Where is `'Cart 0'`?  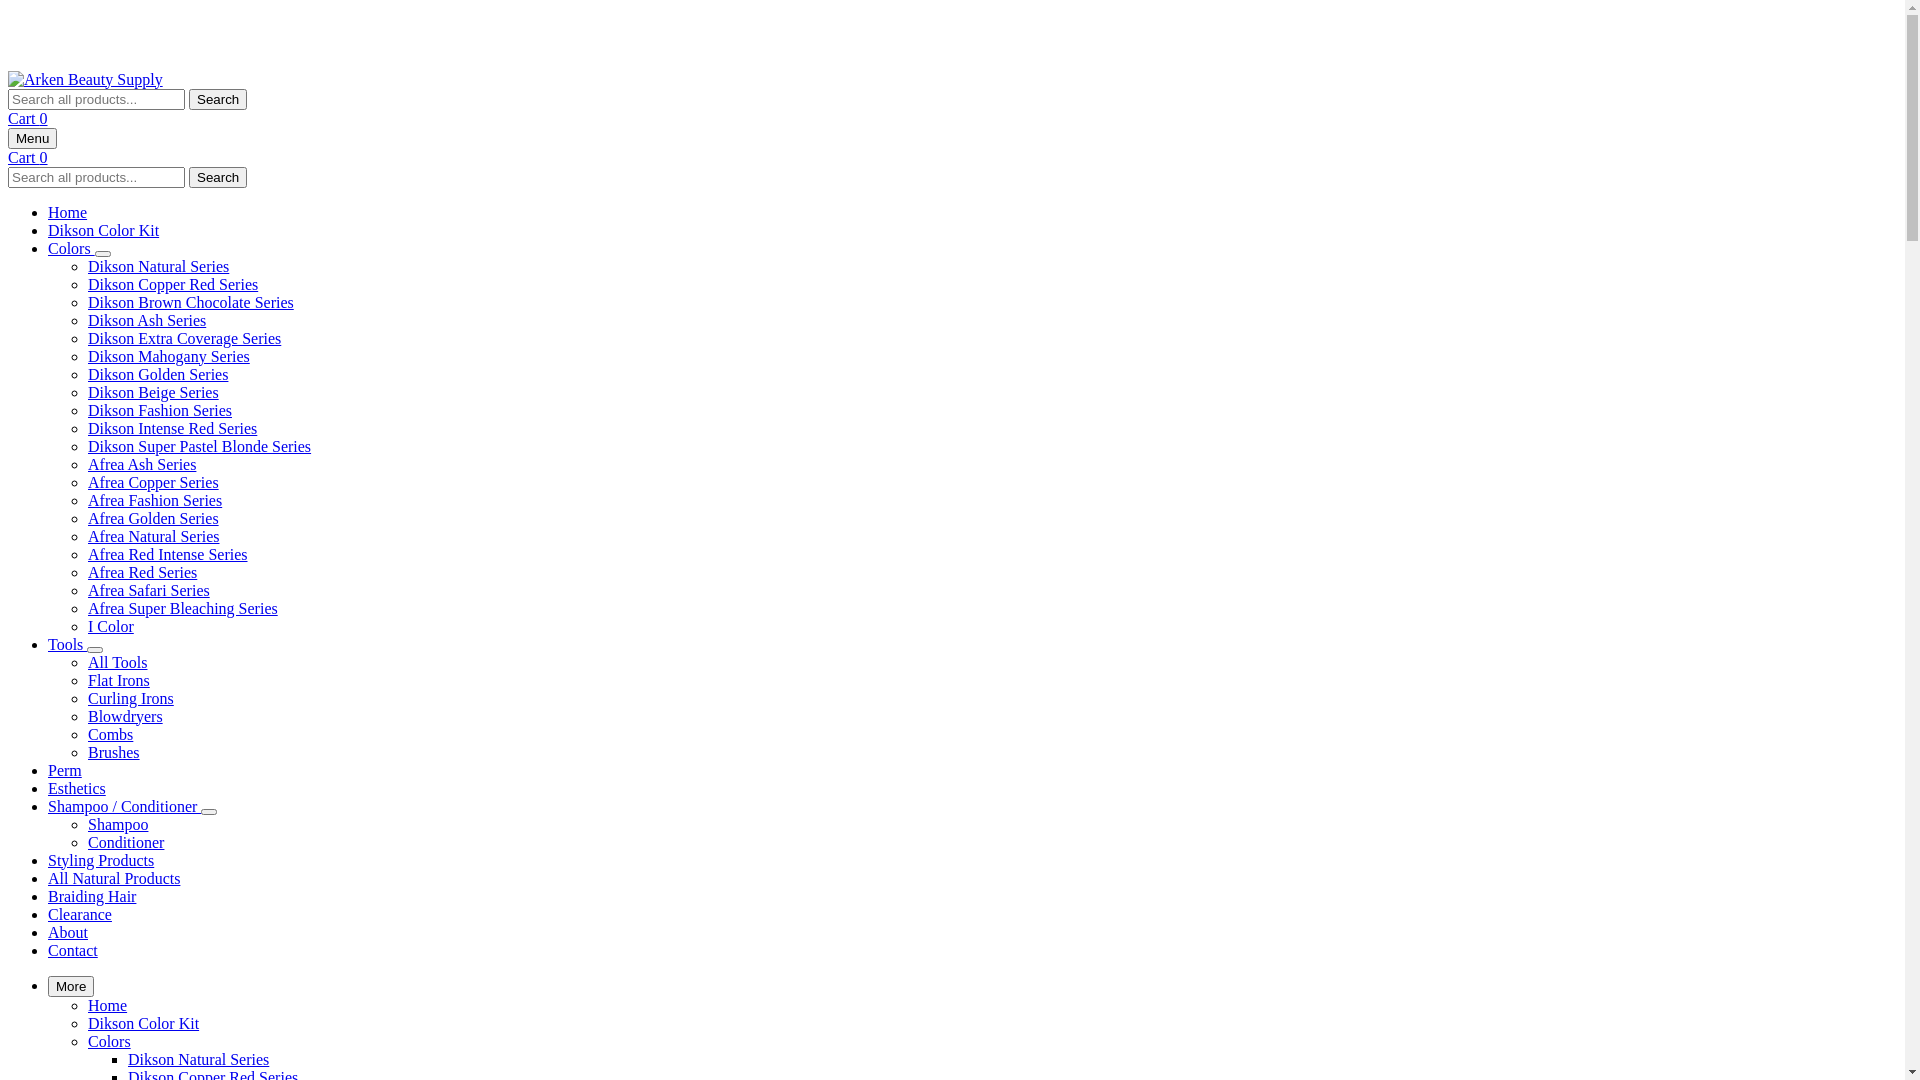
'Cart 0' is located at coordinates (28, 155).